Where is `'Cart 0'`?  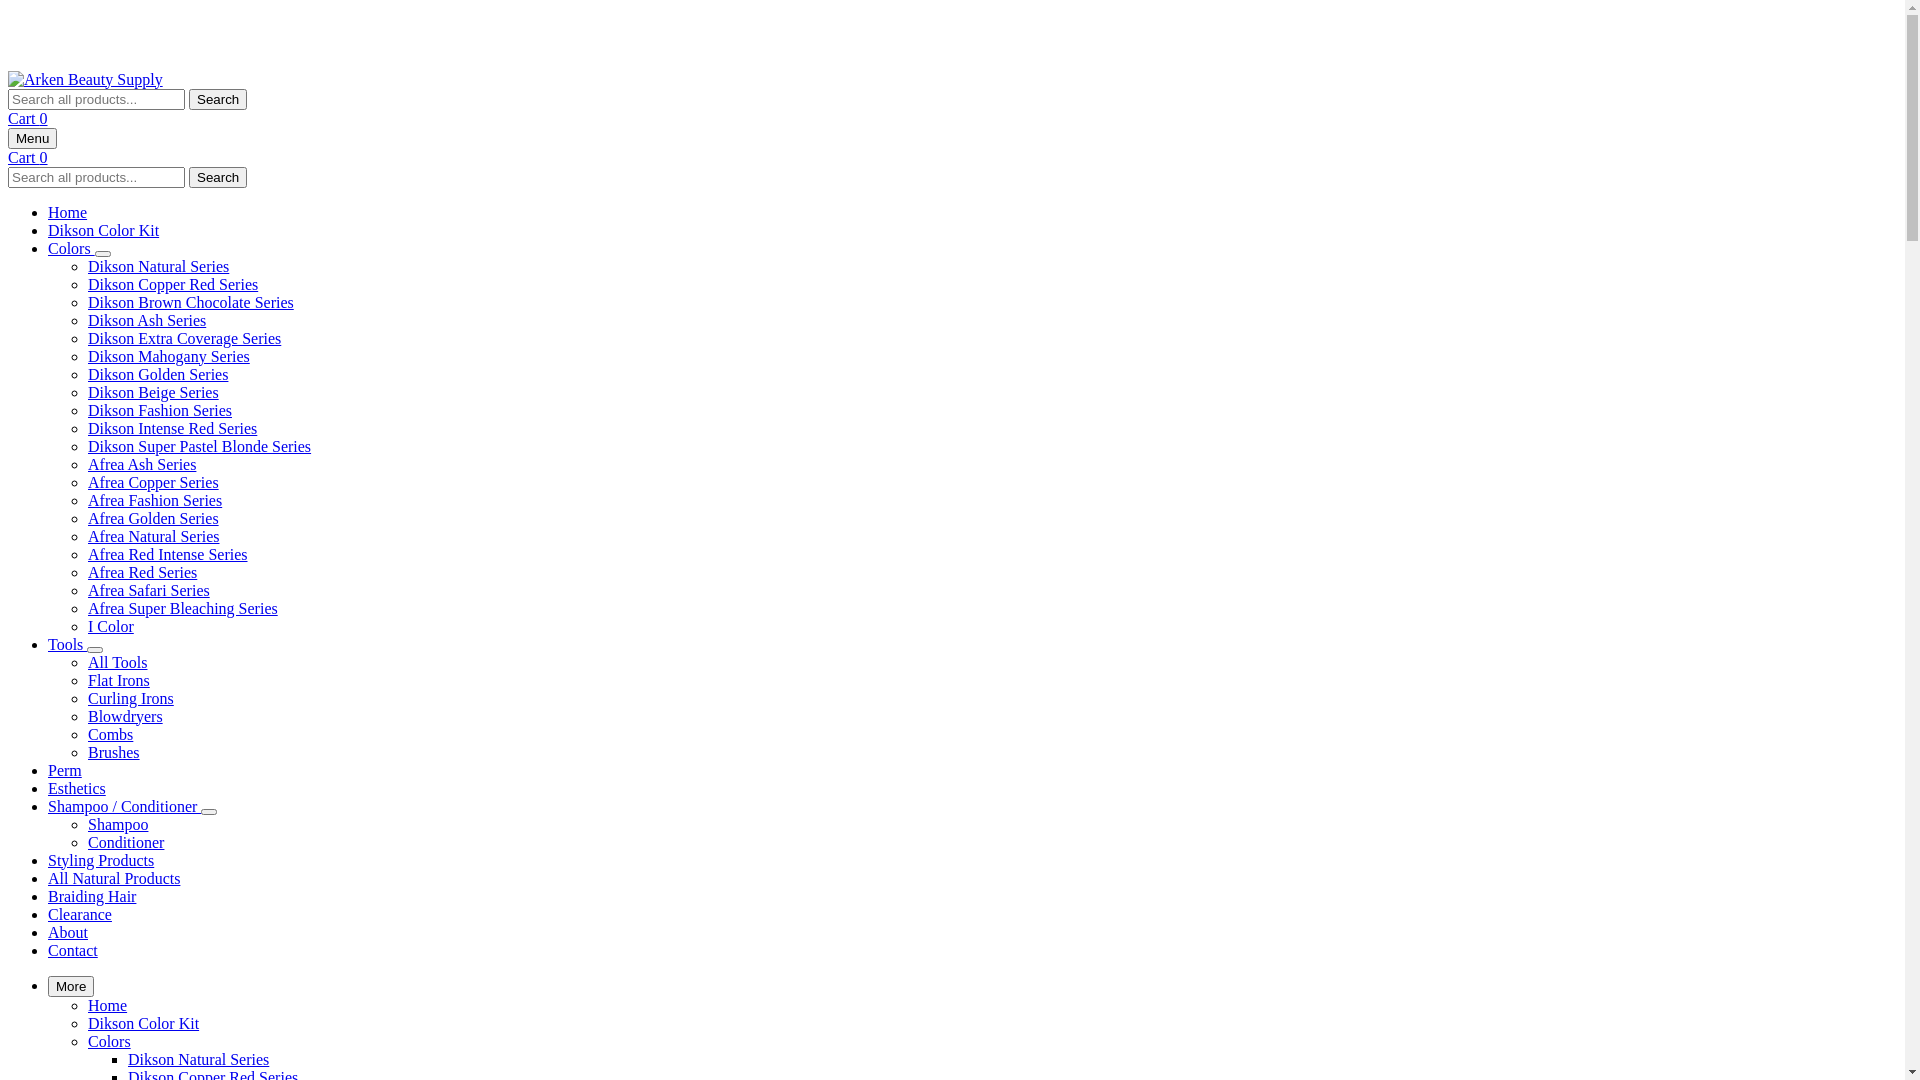
'Cart 0' is located at coordinates (28, 155).